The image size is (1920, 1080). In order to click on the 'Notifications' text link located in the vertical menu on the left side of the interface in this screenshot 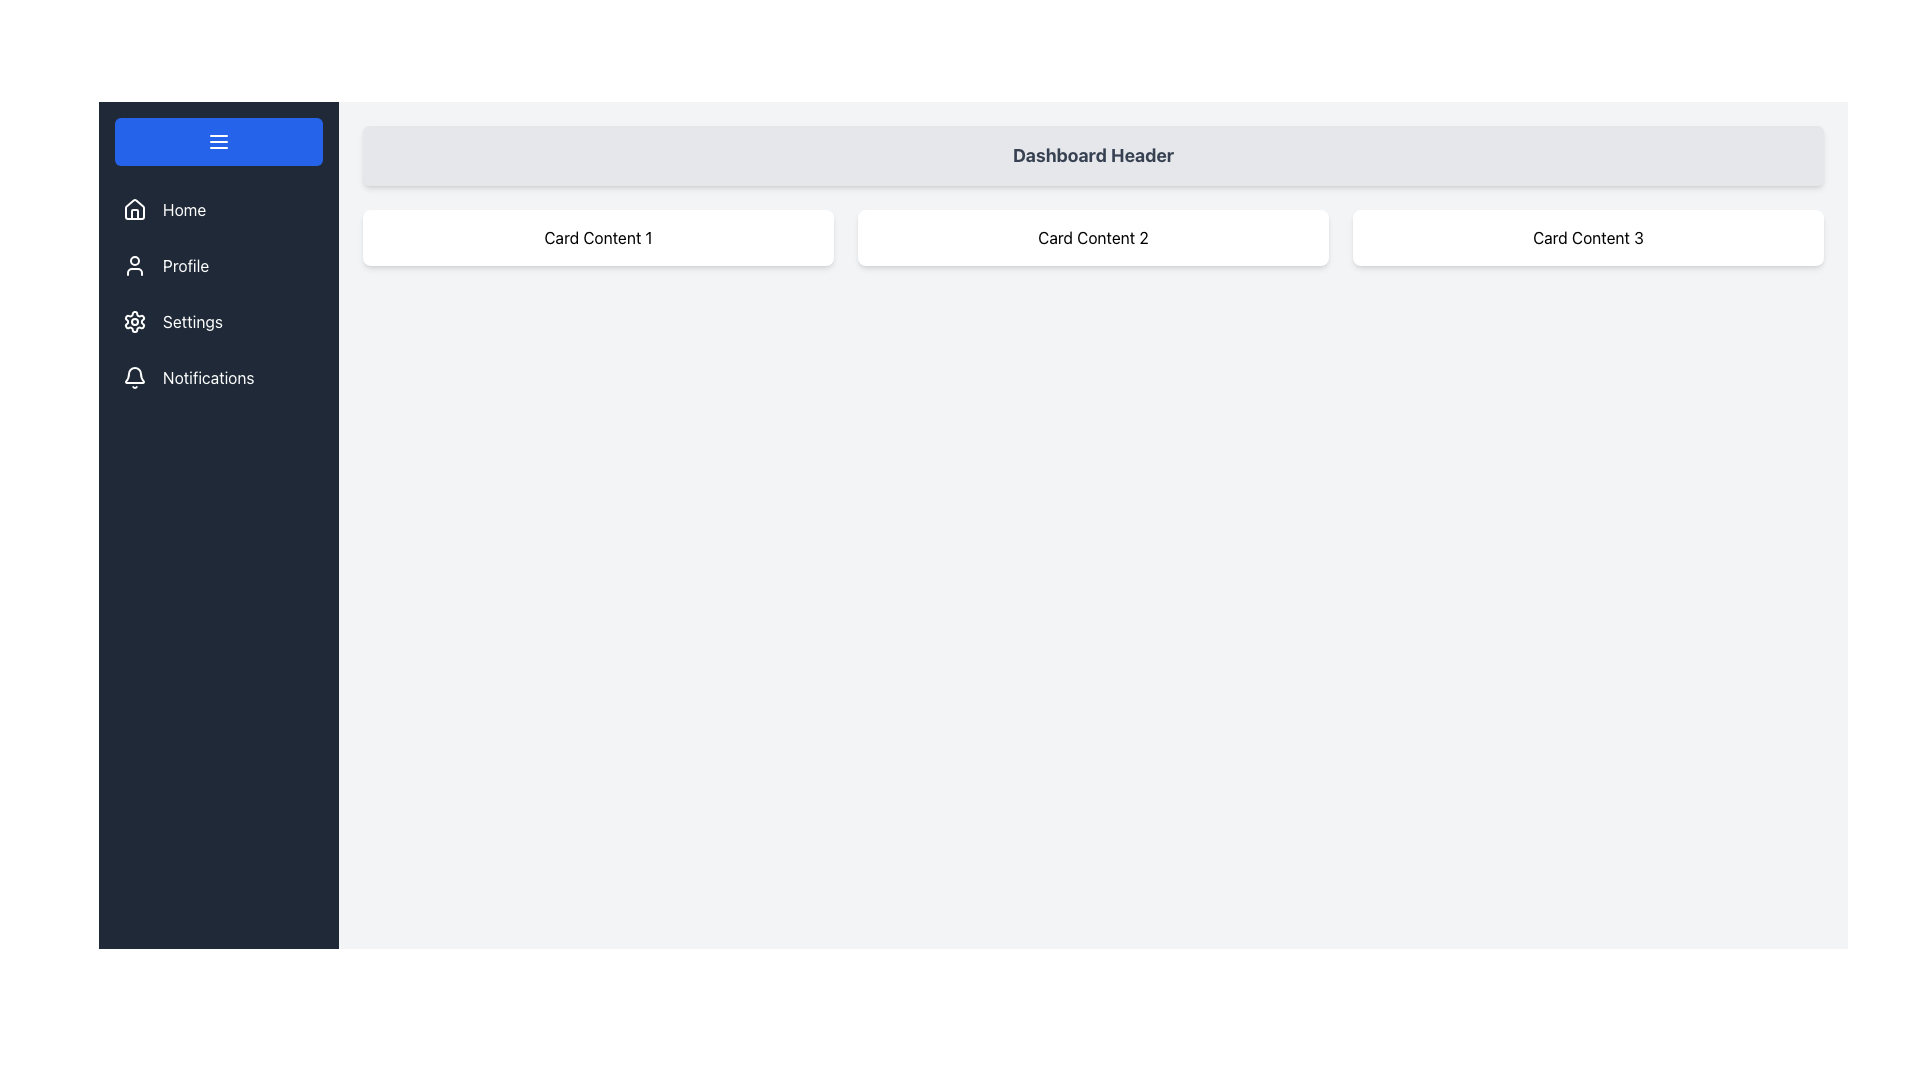, I will do `click(208, 378)`.